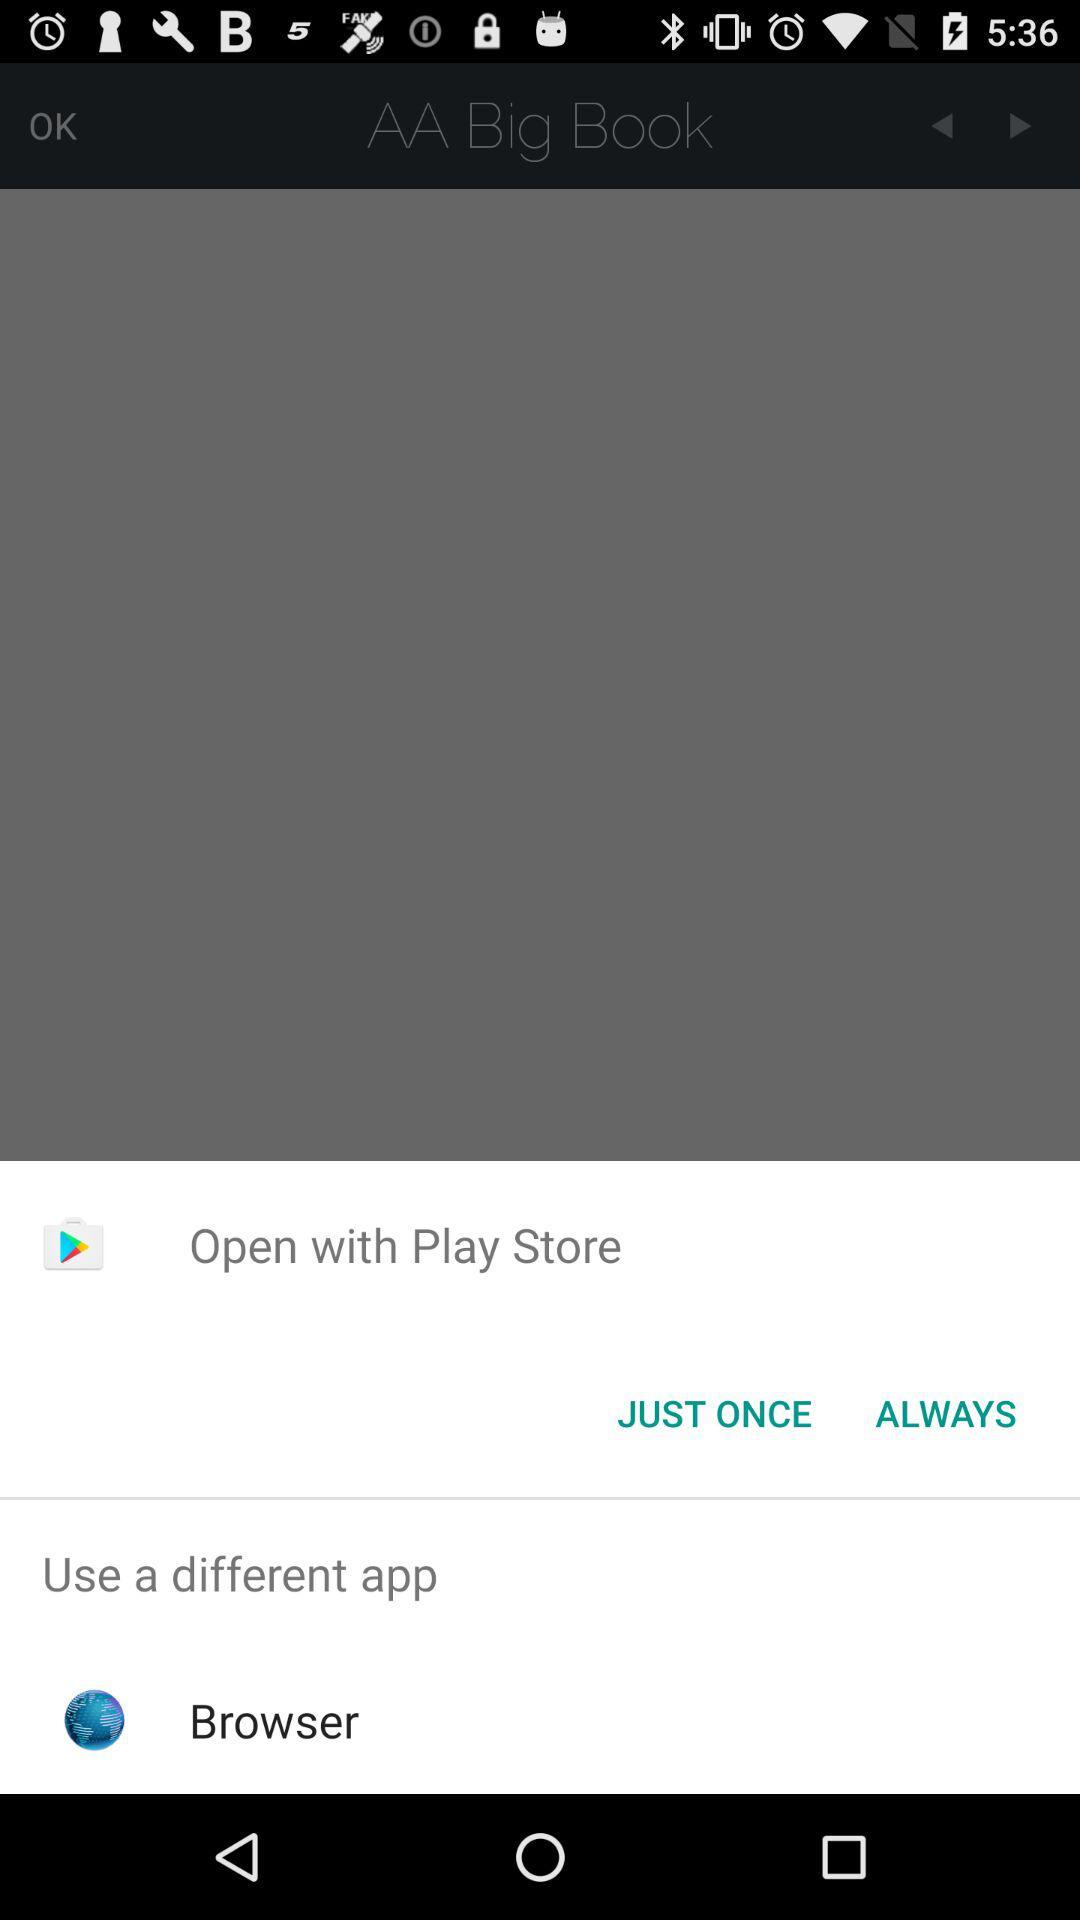  I want to click on icon to the left of the always, so click(713, 1411).